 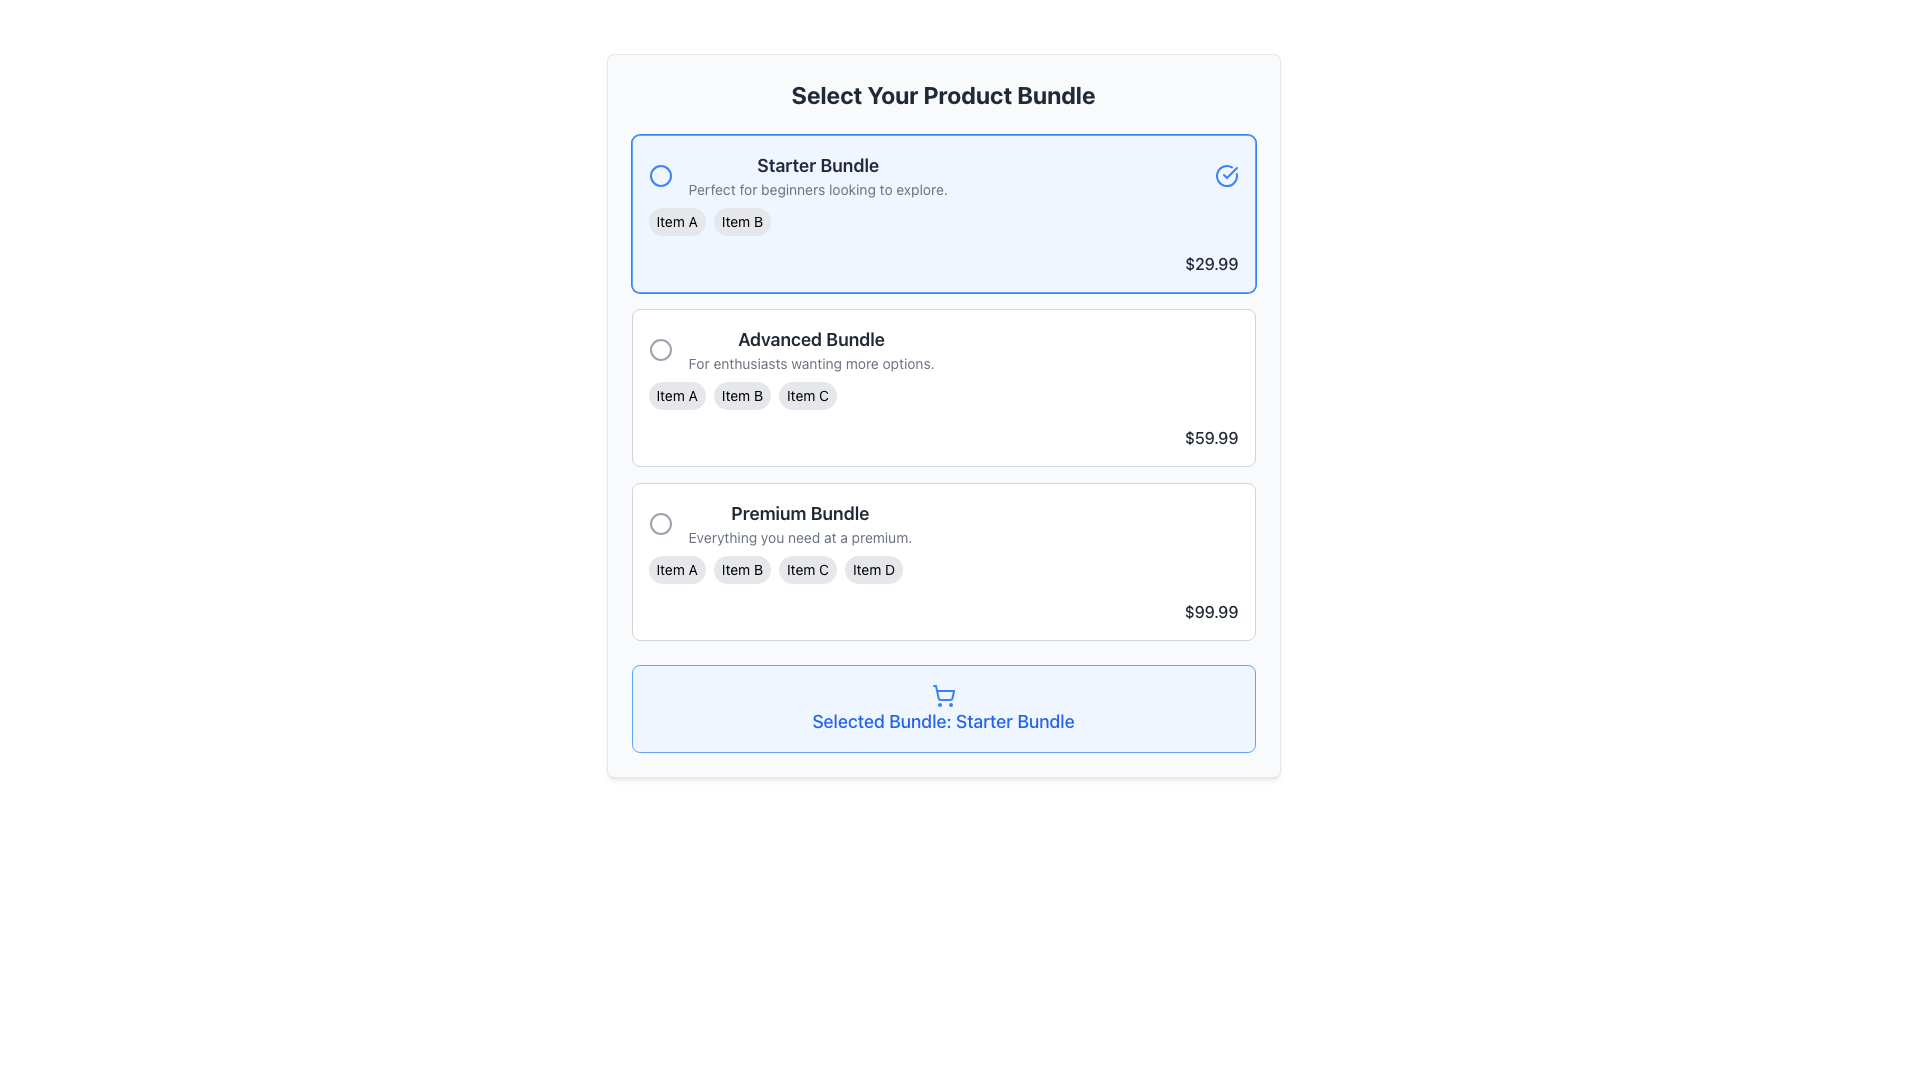 What do you see at coordinates (942, 694) in the screenshot?
I see `the shopping cart icon that confirms the selected bundle, located above the text 'Selected Bundle: Starter Bundle'` at bounding box center [942, 694].